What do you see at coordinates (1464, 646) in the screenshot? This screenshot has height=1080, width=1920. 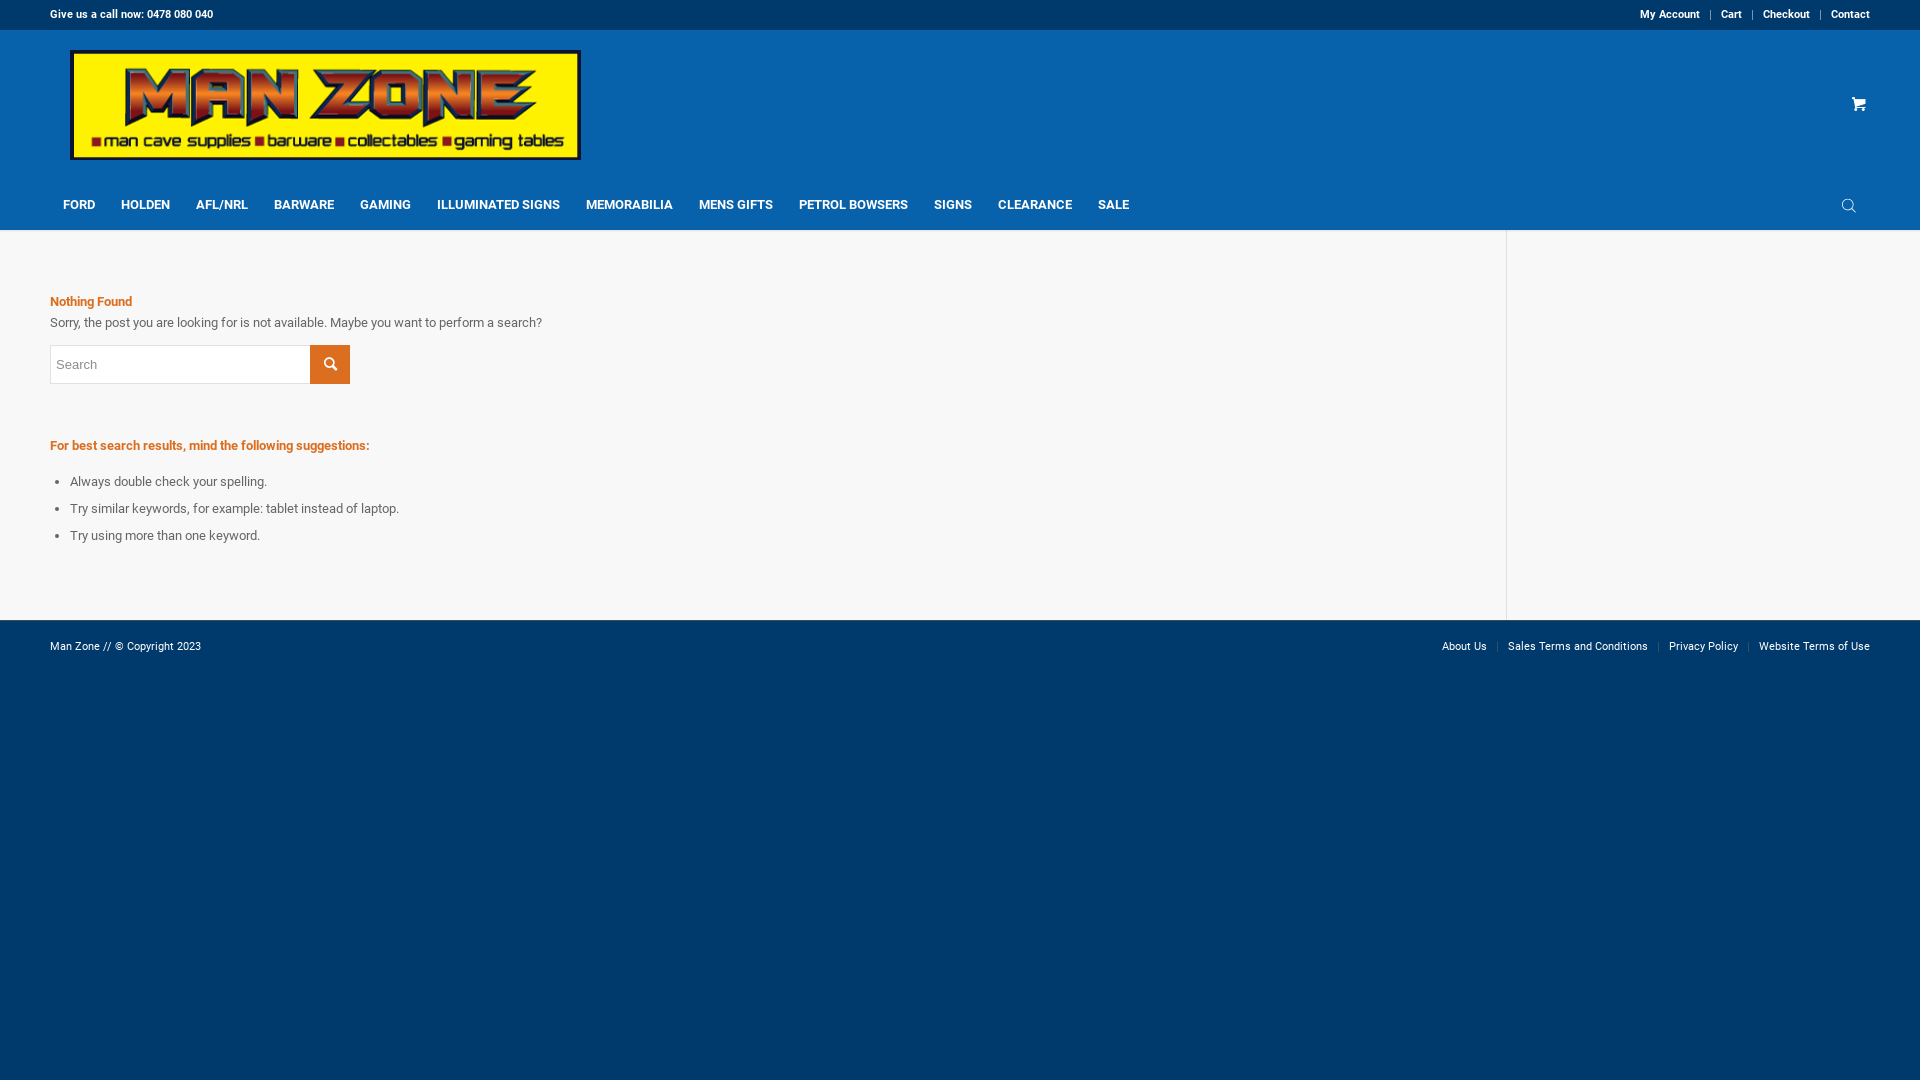 I see `'About Us'` at bounding box center [1464, 646].